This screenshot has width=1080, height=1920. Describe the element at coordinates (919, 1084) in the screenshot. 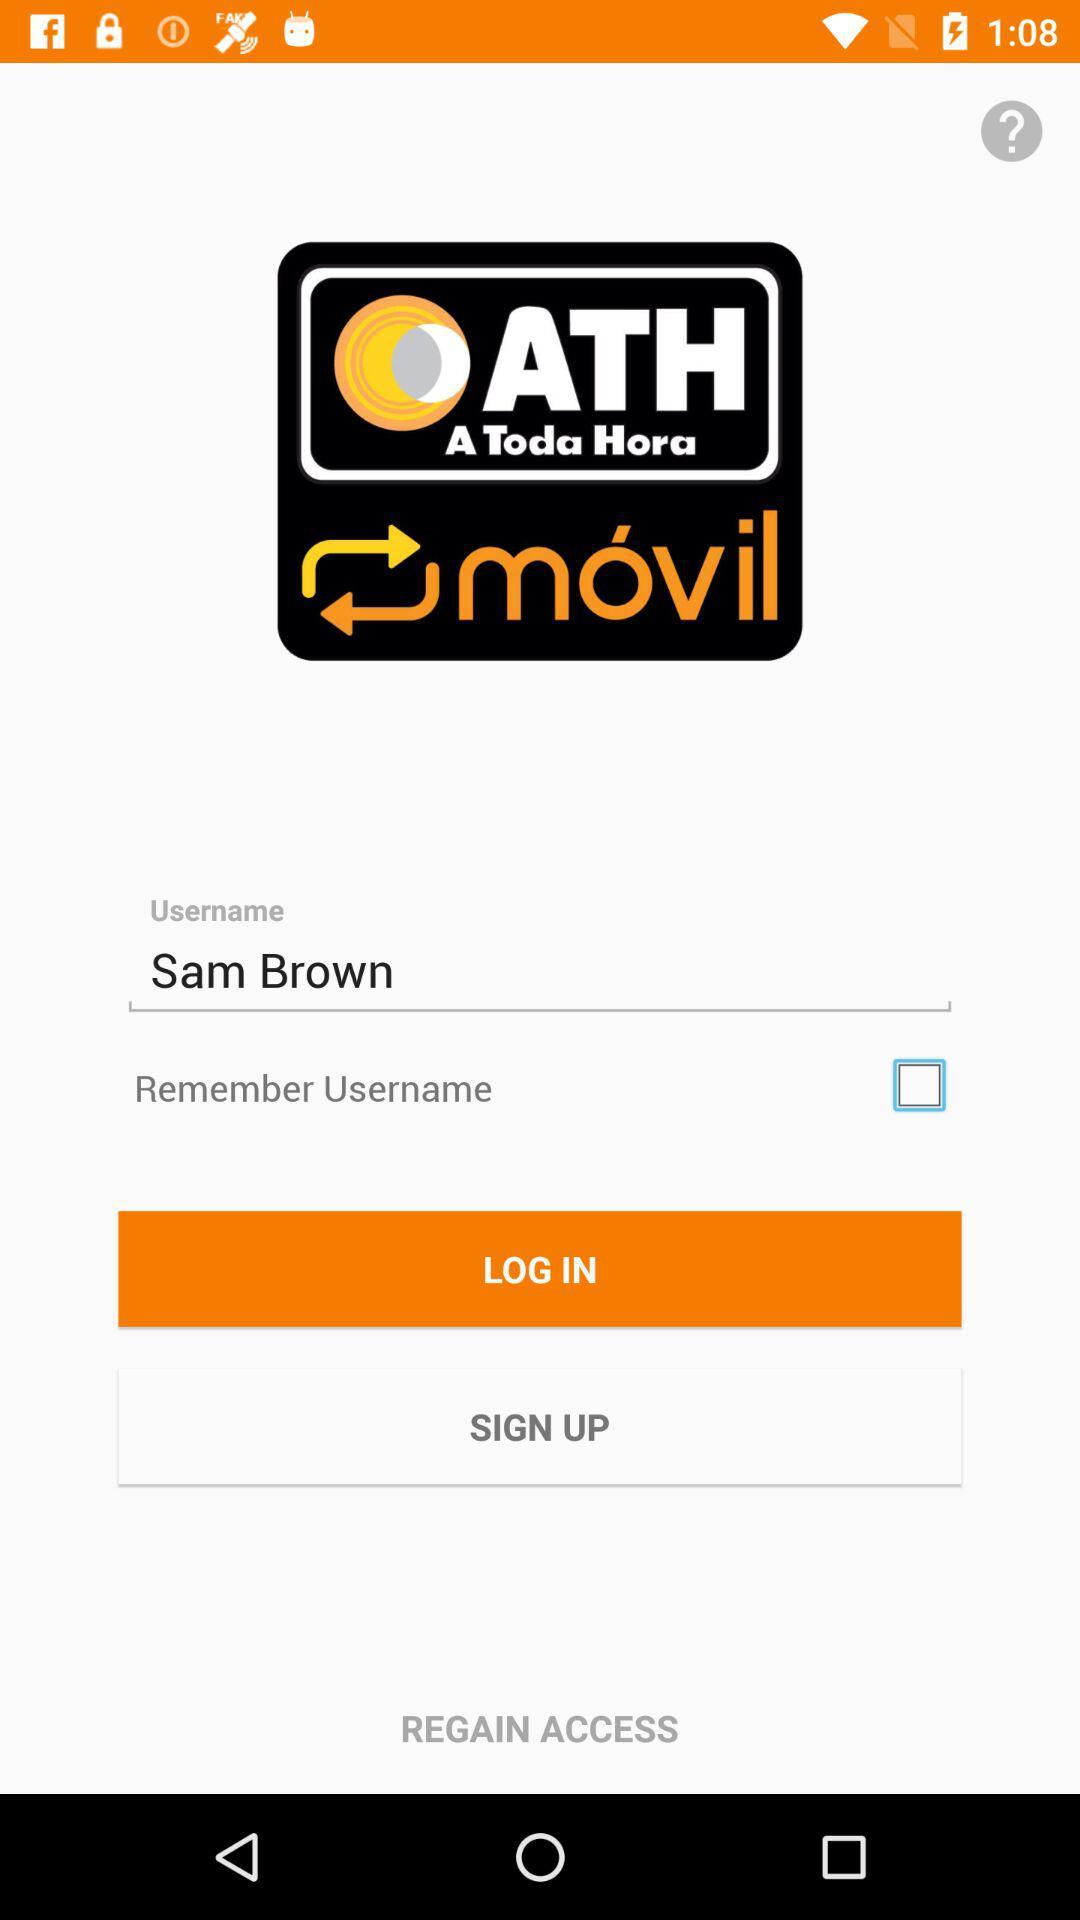

I see `item to the right of the remember username icon` at that location.